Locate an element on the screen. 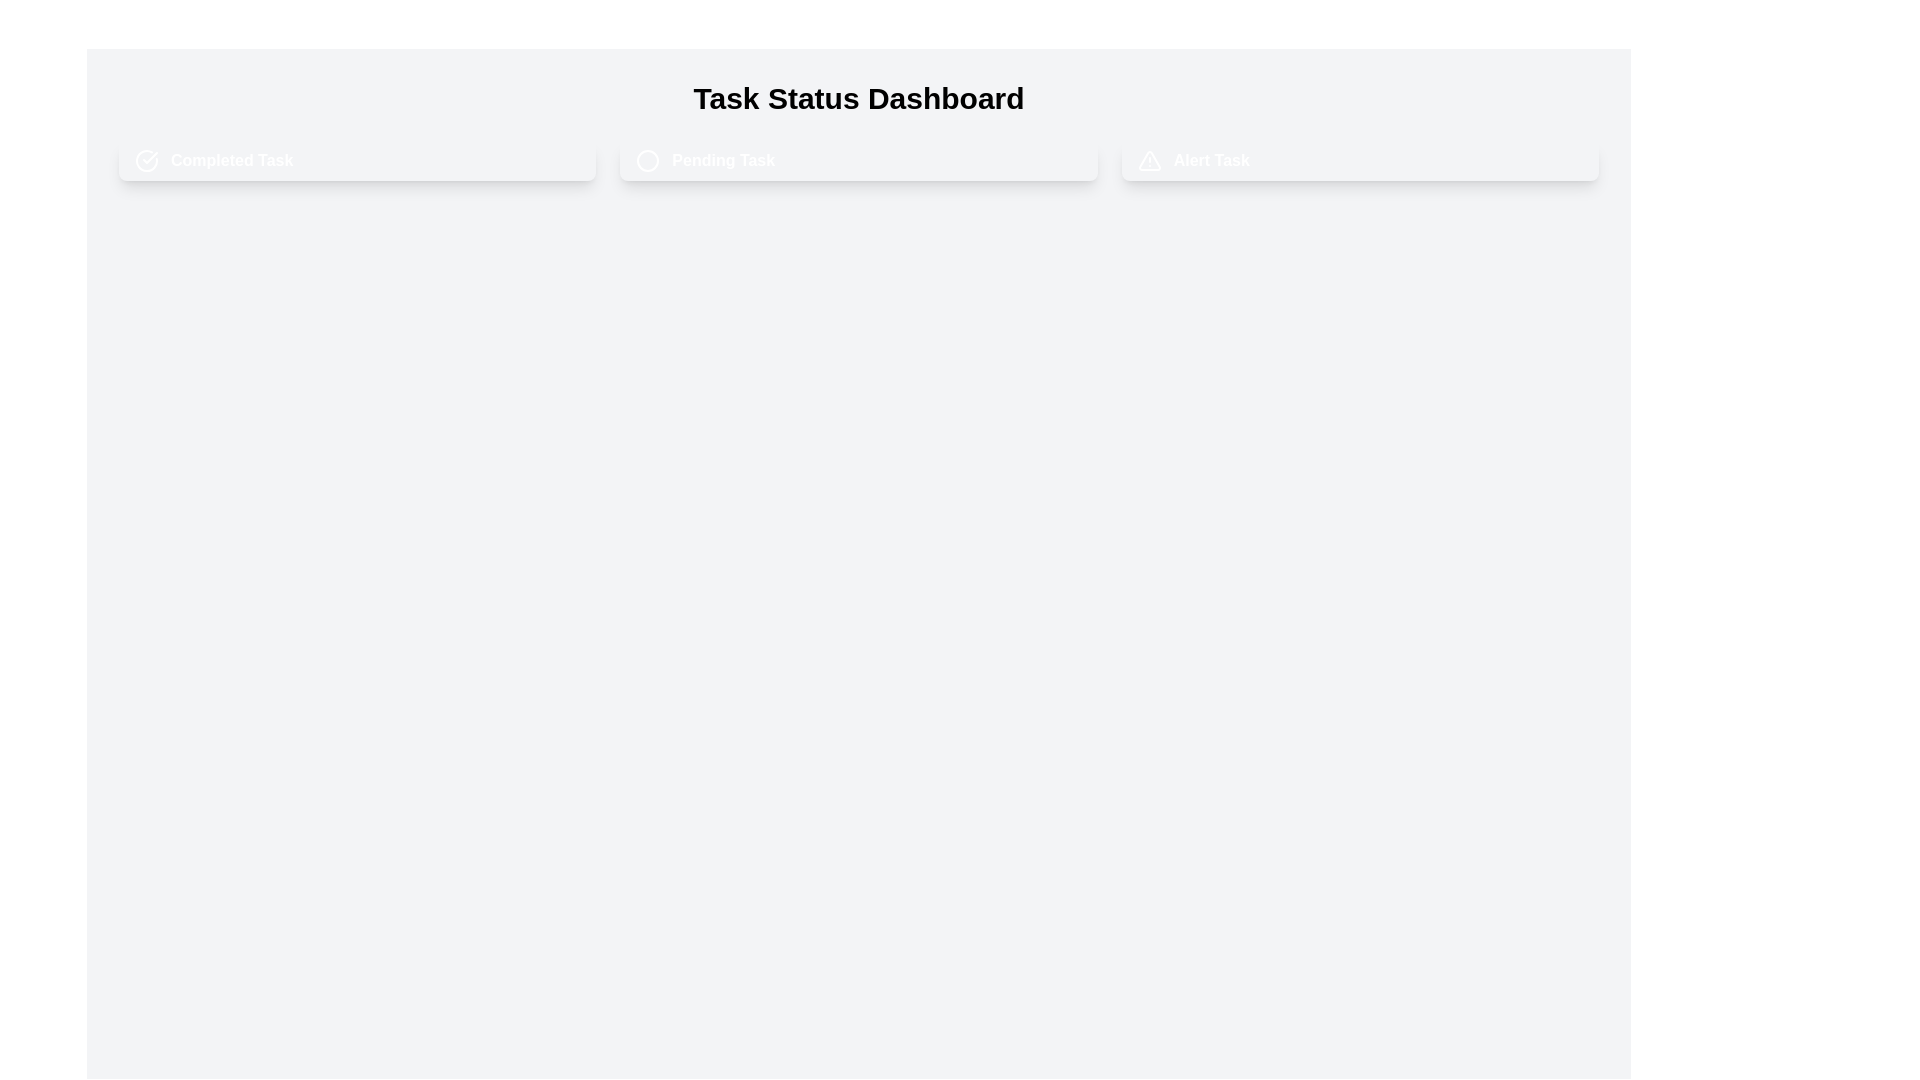  the task chip labeled pending Task is located at coordinates (859, 160).